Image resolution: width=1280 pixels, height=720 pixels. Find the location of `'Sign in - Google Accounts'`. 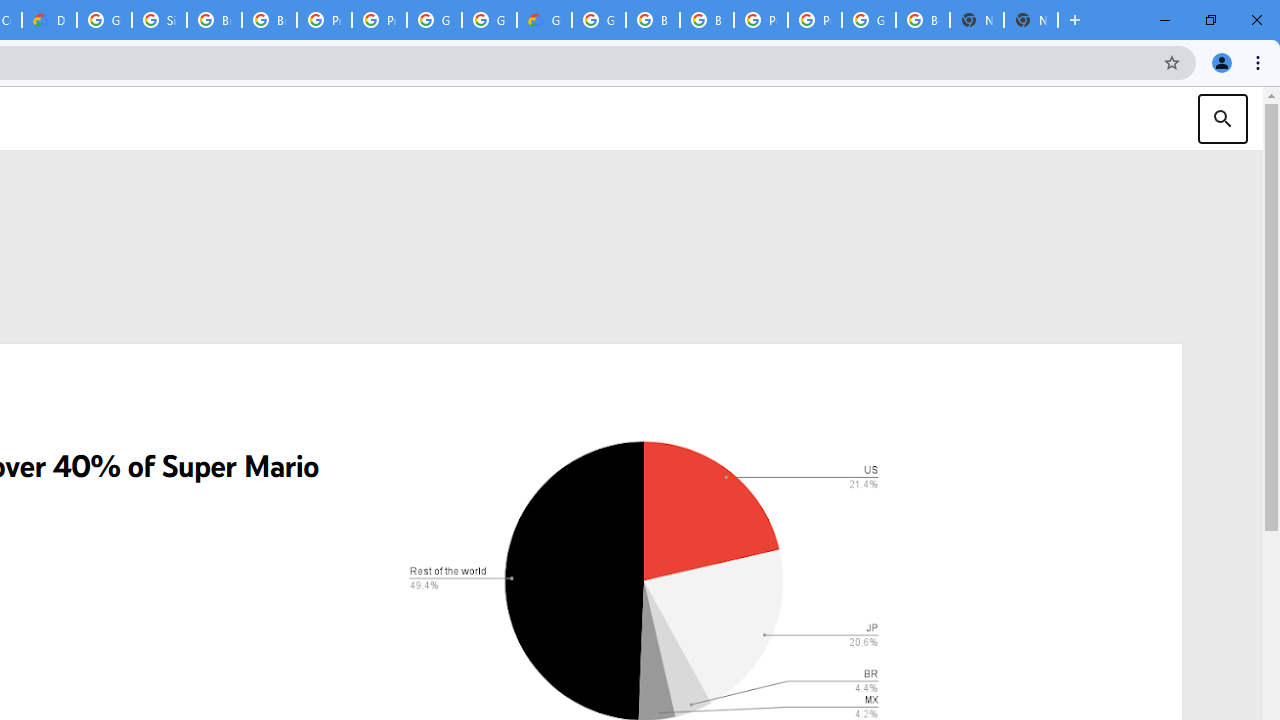

'Sign in - Google Accounts' is located at coordinates (158, 20).